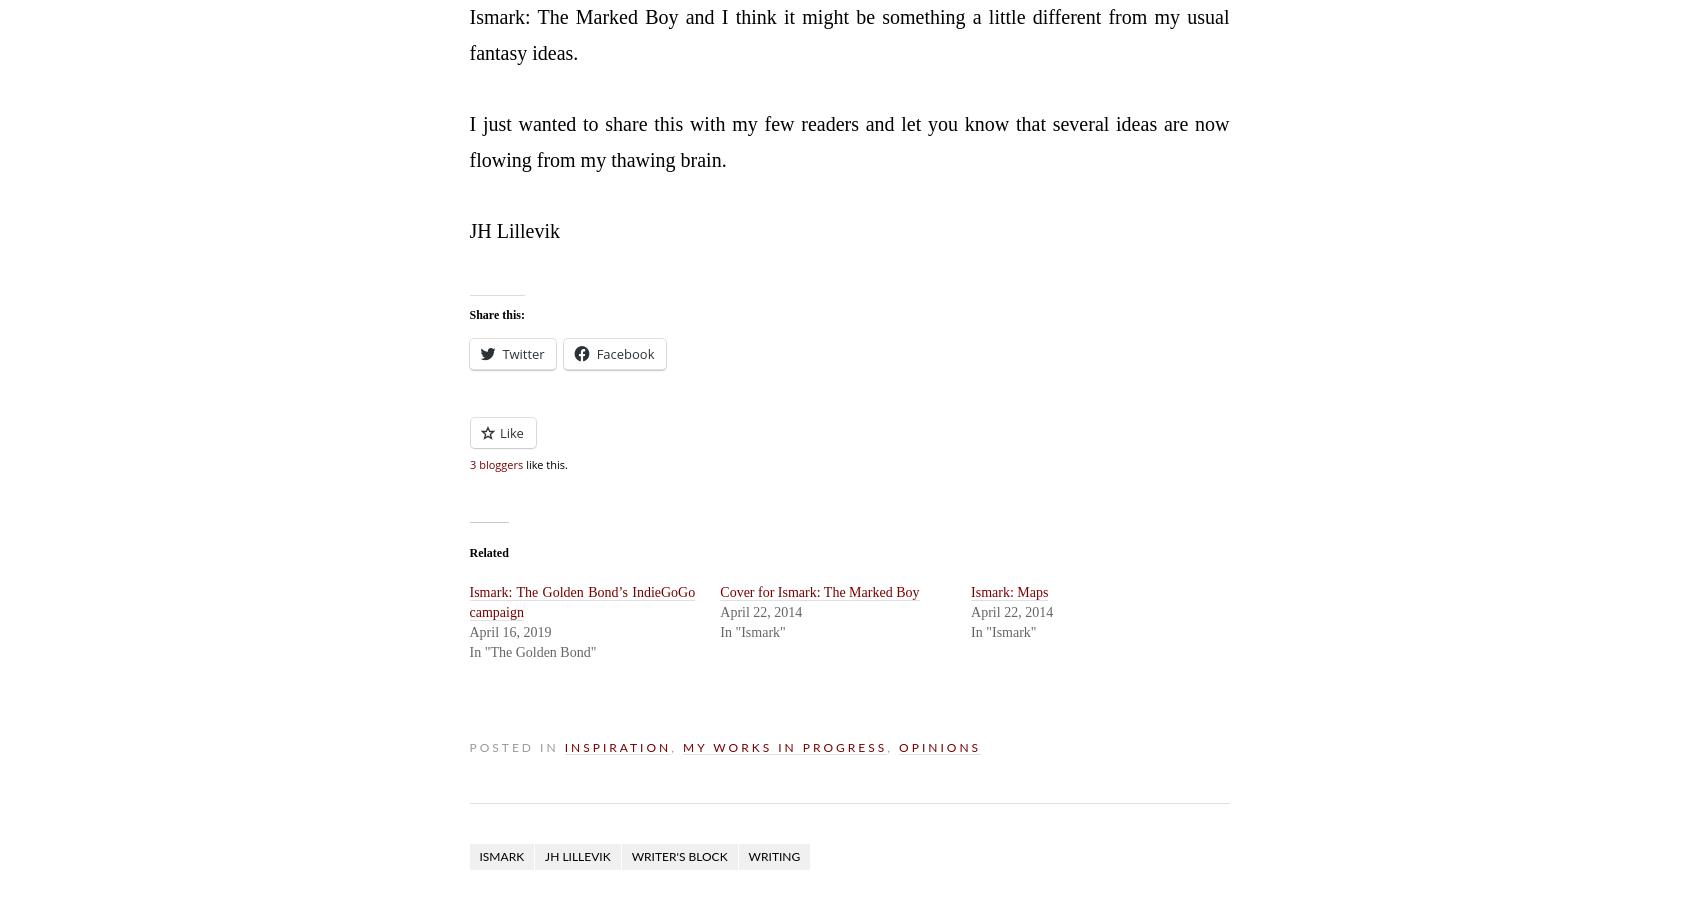  I want to click on 'I just wanted to share this with my few readers and let you know that several ideas are now flowing from my thawing brain.', so click(848, 140).